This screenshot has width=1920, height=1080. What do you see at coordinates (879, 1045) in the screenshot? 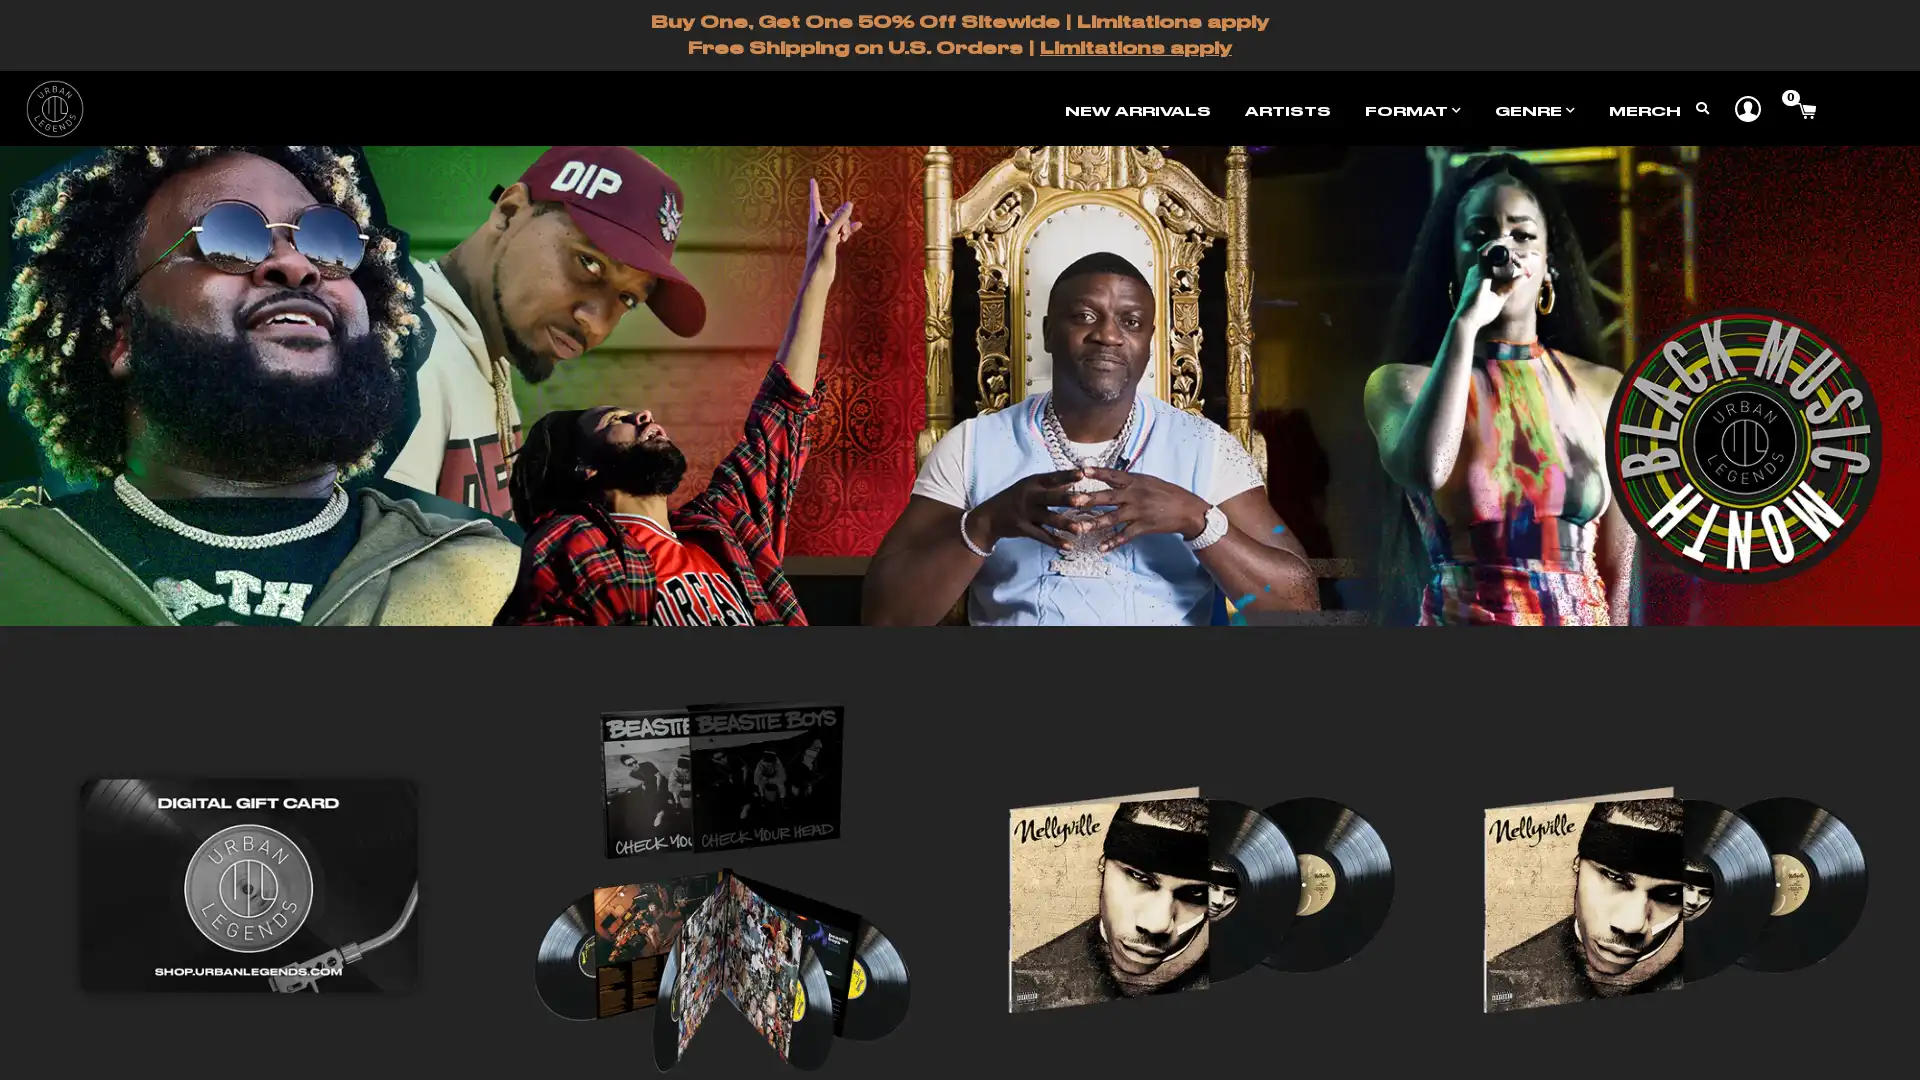
I see `I Understand` at bounding box center [879, 1045].